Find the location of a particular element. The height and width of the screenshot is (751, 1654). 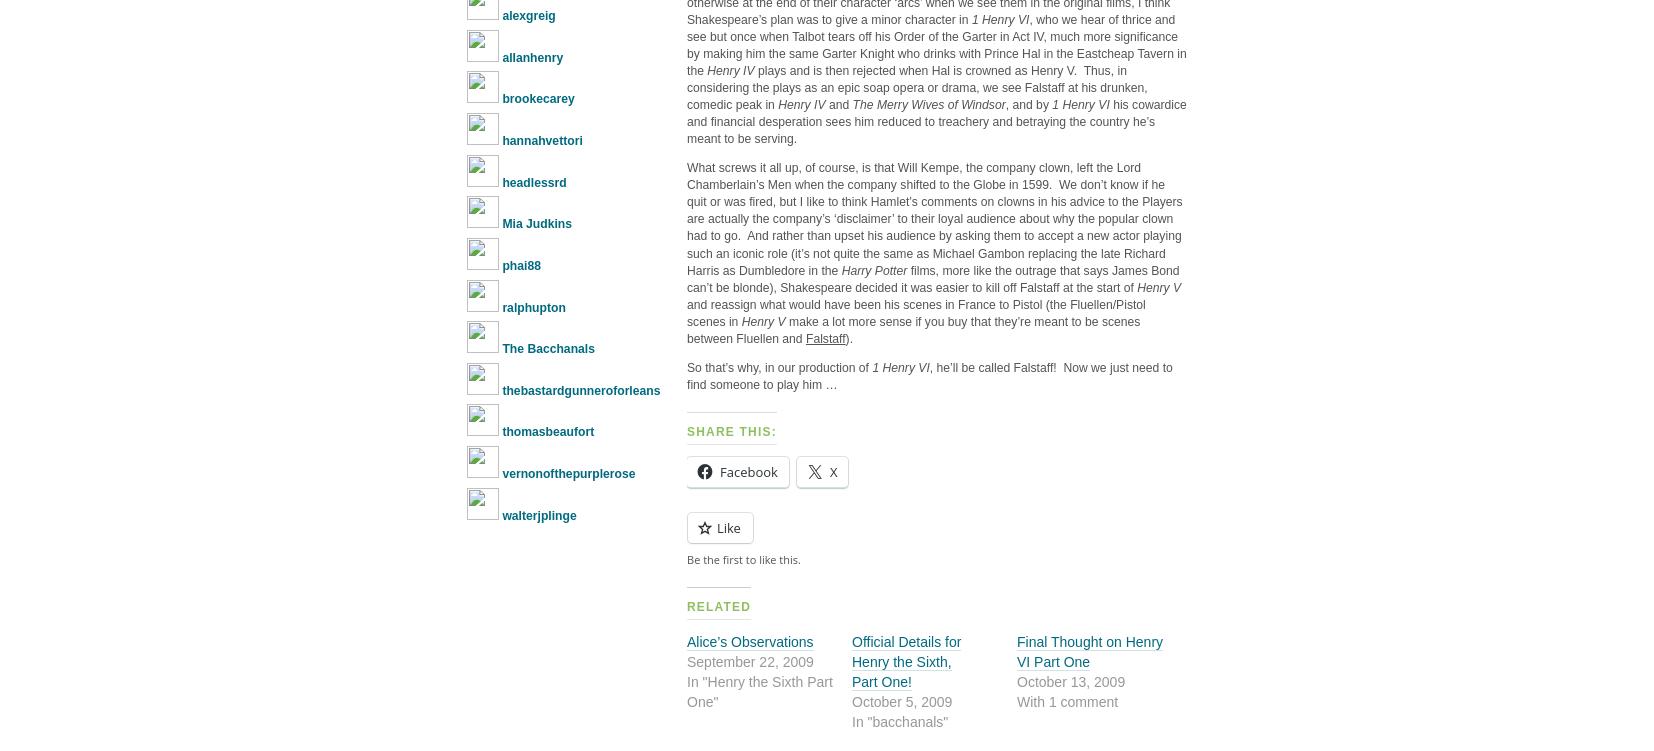

'ralphupton' is located at coordinates (501, 307).